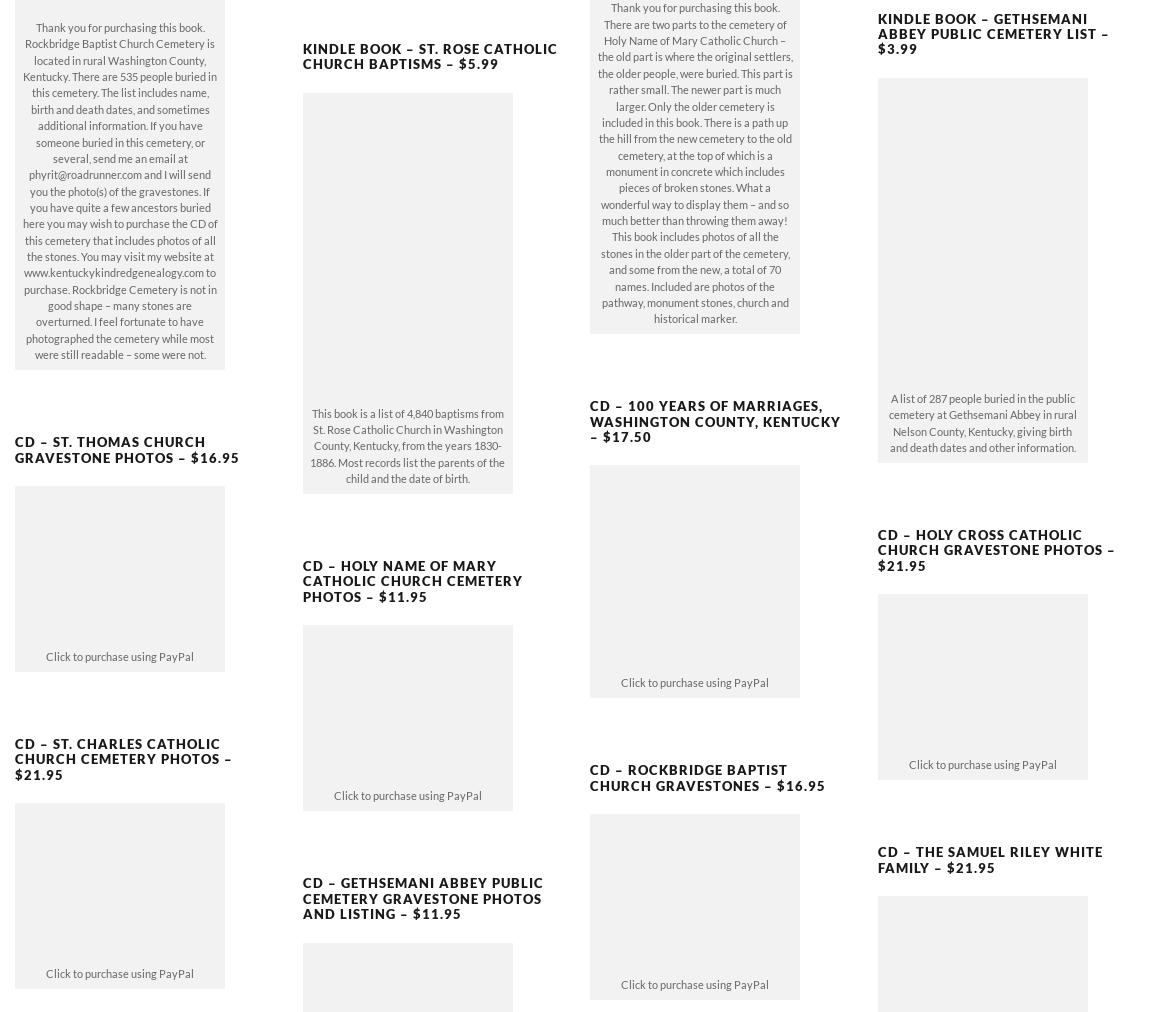  What do you see at coordinates (126, 416) in the screenshot?
I see `'CD – St. Thomas Church Gravestone Photos – $16.95'` at bounding box center [126, 416].